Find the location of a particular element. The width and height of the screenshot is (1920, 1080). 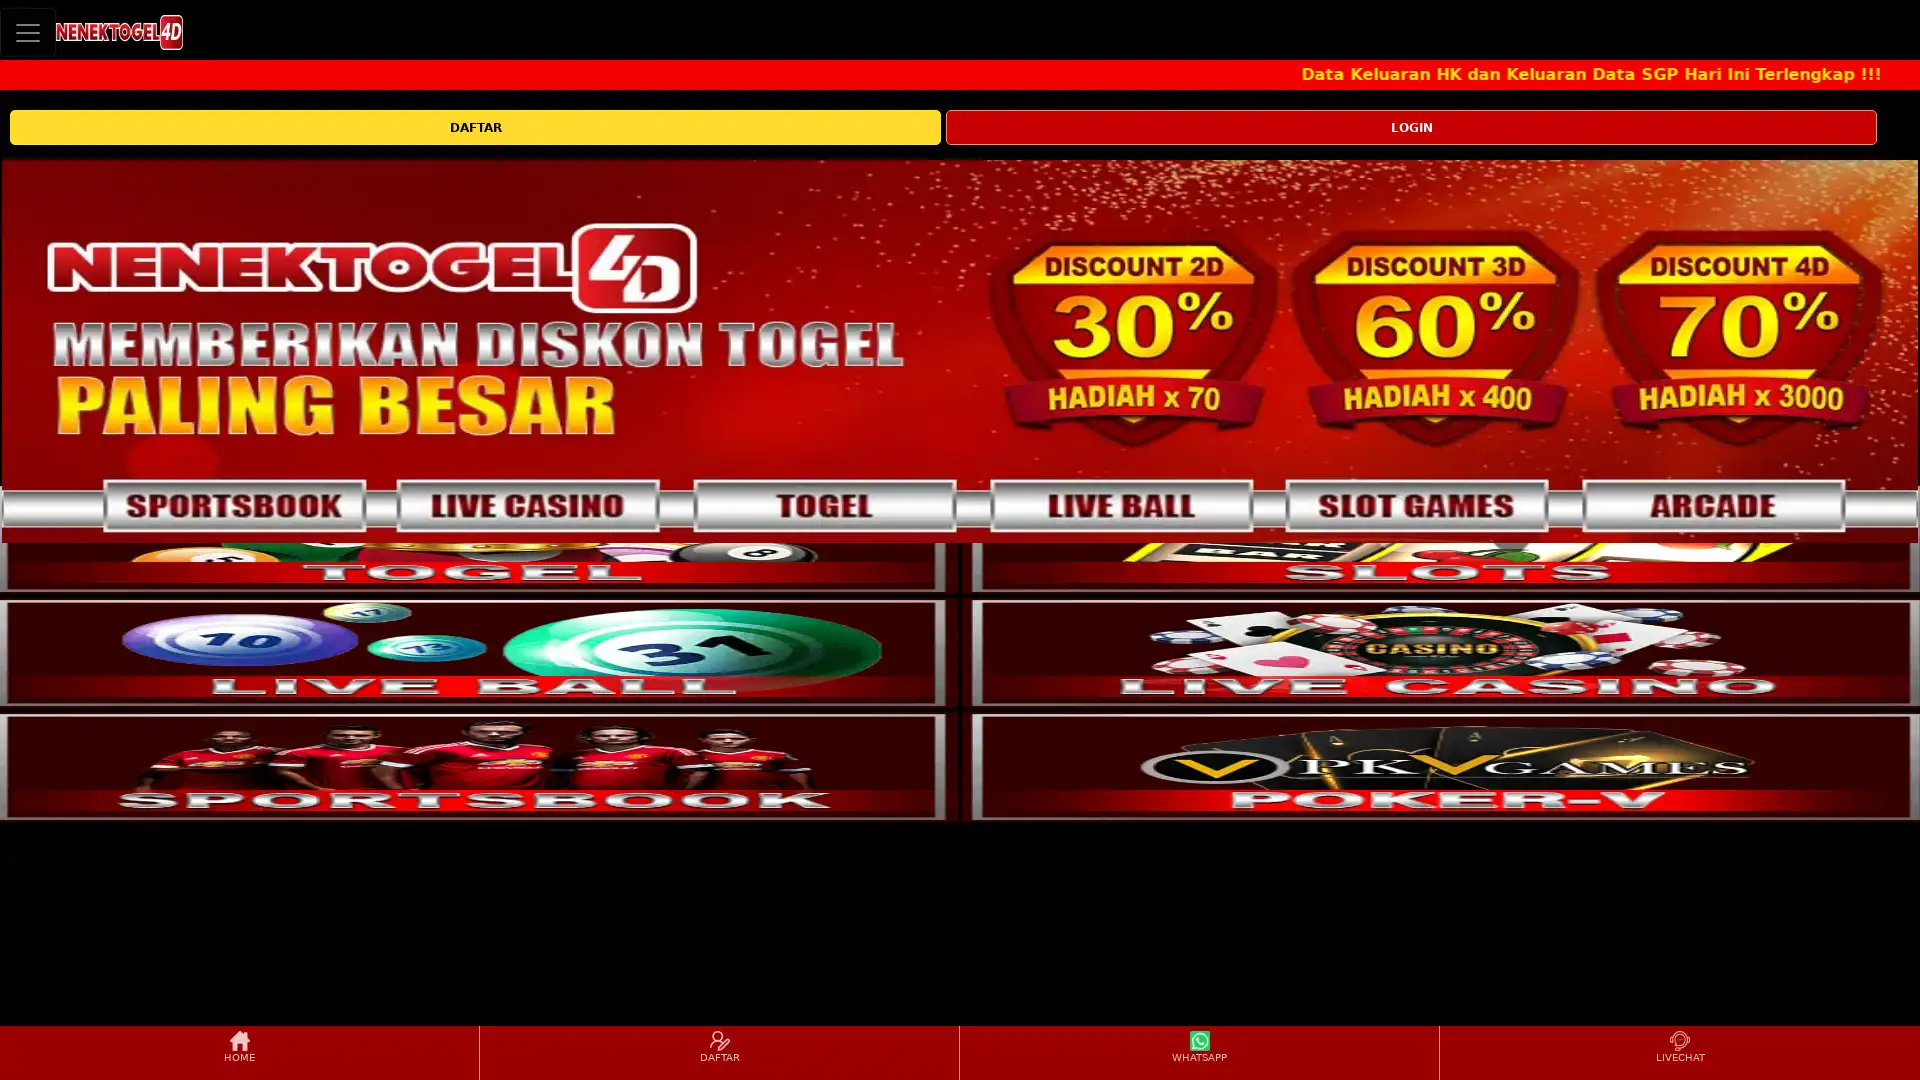

Previous item in carousel (1 of 1) is located at coordinates (18, 350).